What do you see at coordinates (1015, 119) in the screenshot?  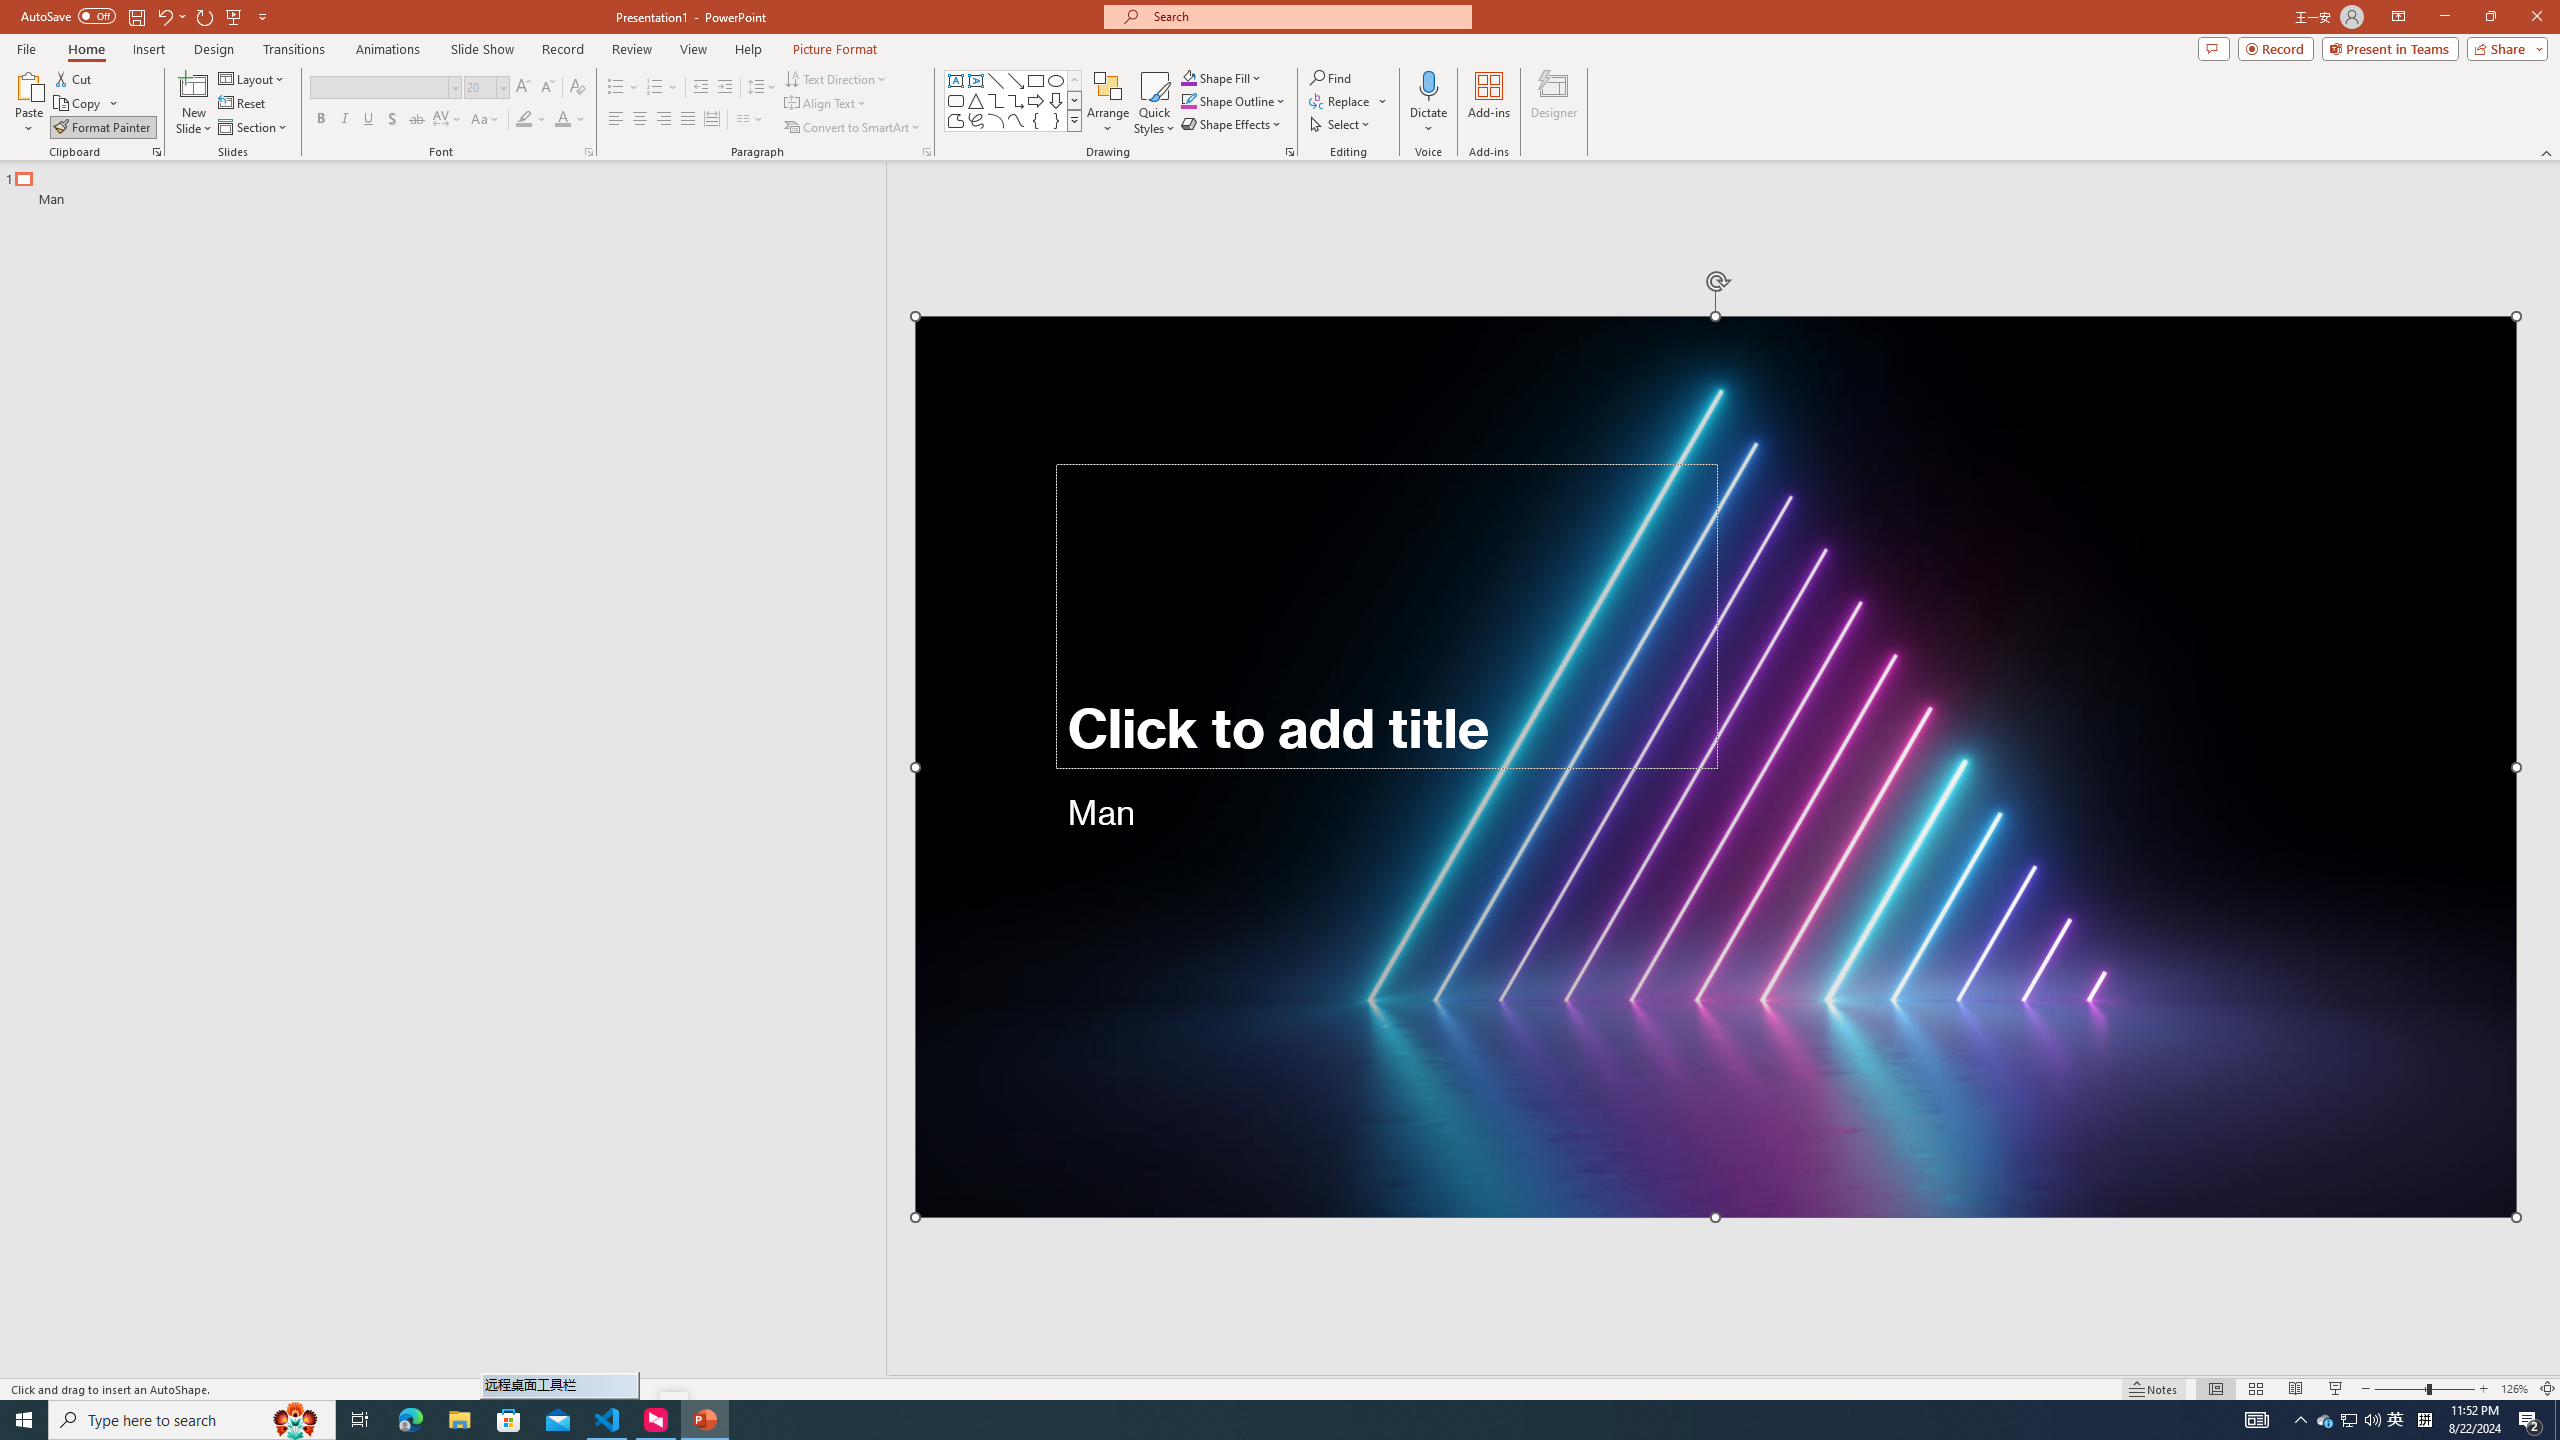 I see `'Curve'` at bounding box center [1015, 119].